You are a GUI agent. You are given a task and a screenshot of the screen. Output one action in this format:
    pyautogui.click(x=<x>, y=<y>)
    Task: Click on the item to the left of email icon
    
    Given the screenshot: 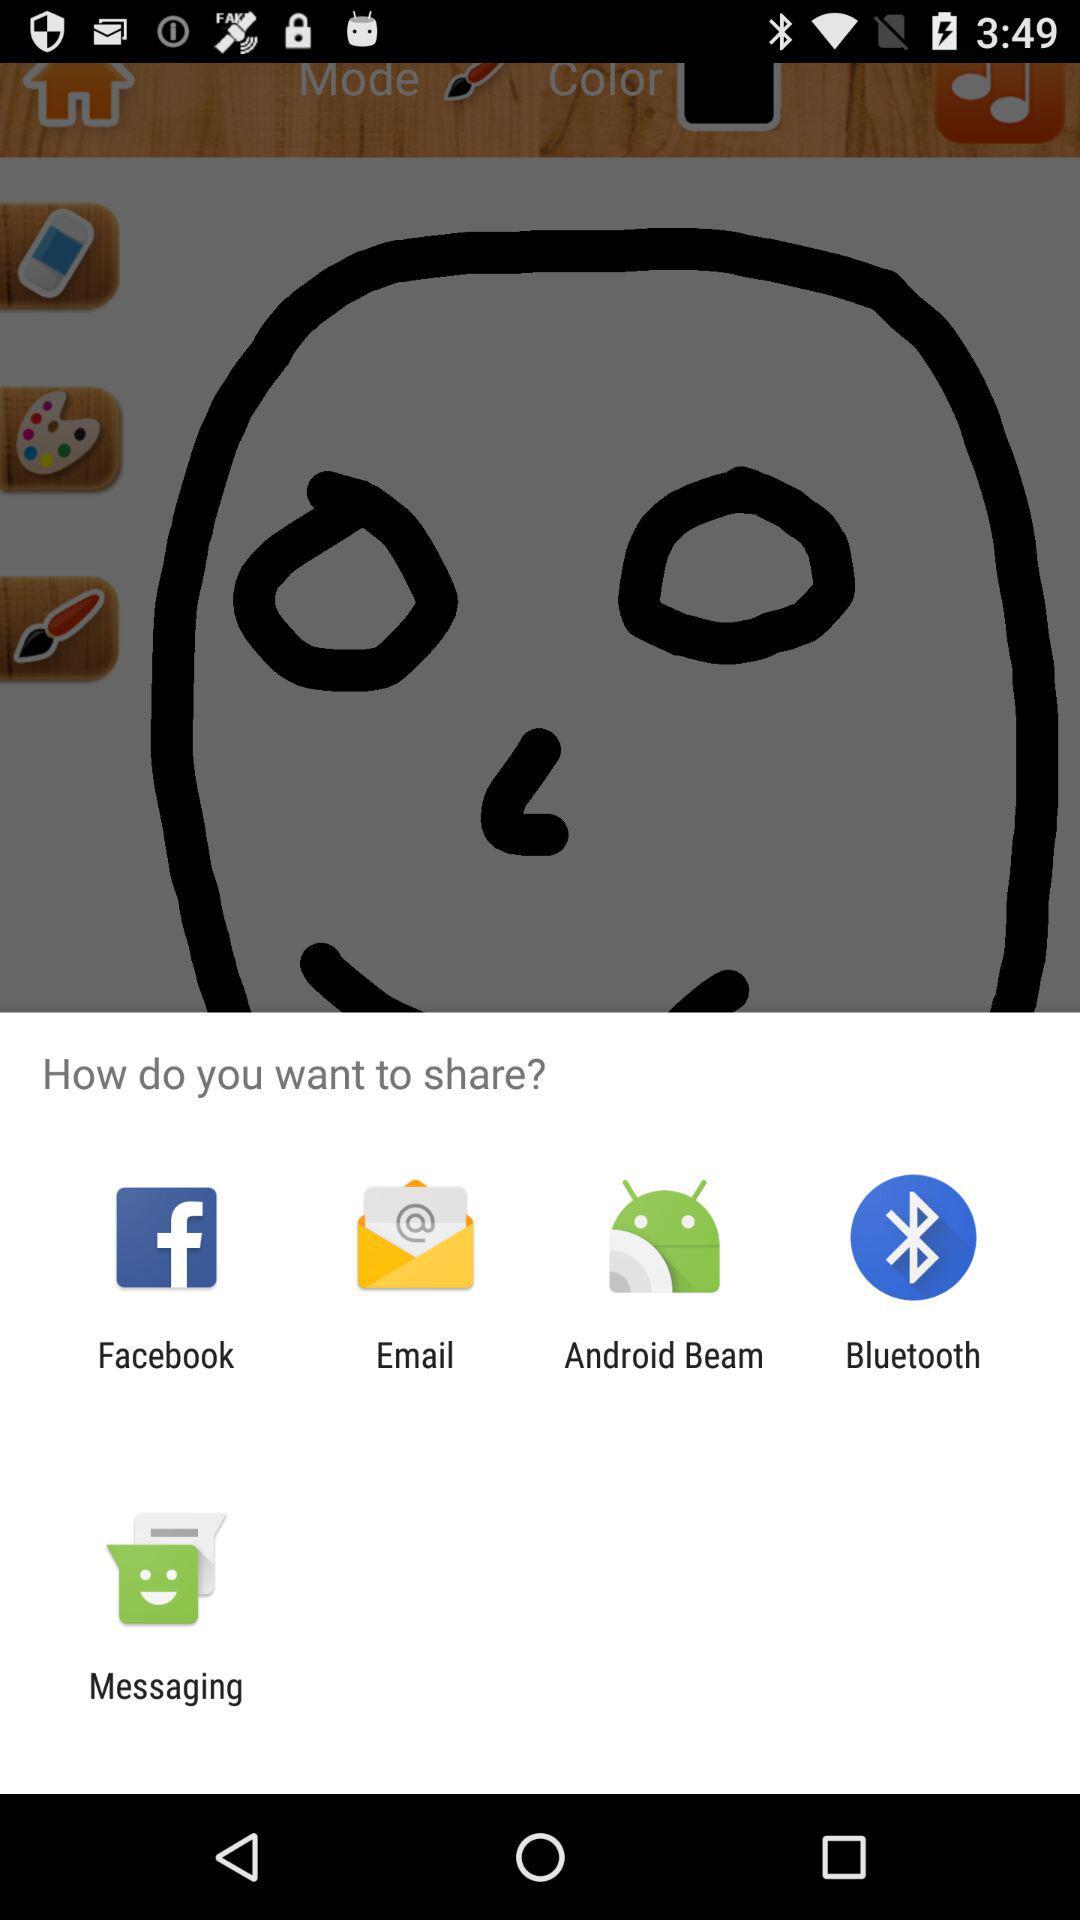 What is the action you would take?
    pyautogui.click(x=165, y=1374)
    